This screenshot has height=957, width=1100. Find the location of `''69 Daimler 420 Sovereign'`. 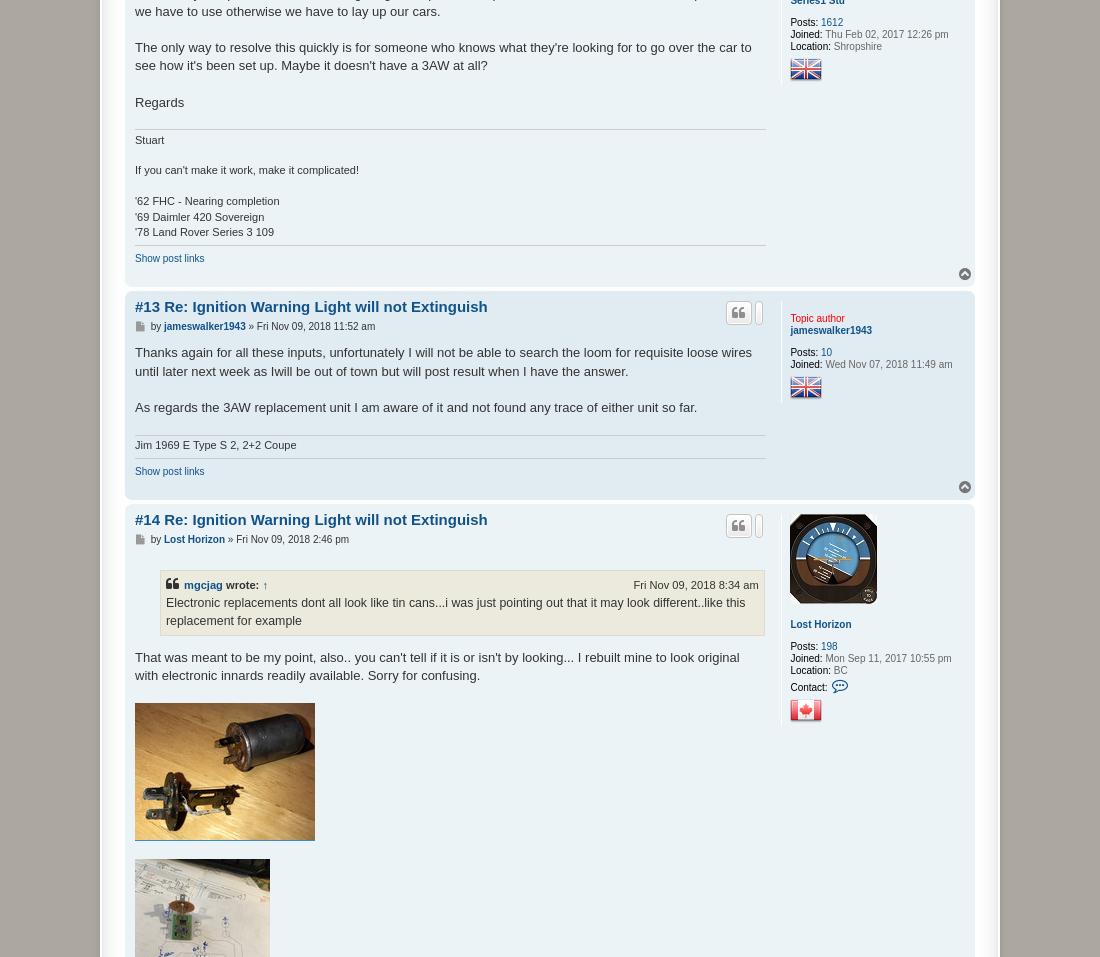

''69 Daimler 420 Sovereign' is located at coordinates (198, 214).